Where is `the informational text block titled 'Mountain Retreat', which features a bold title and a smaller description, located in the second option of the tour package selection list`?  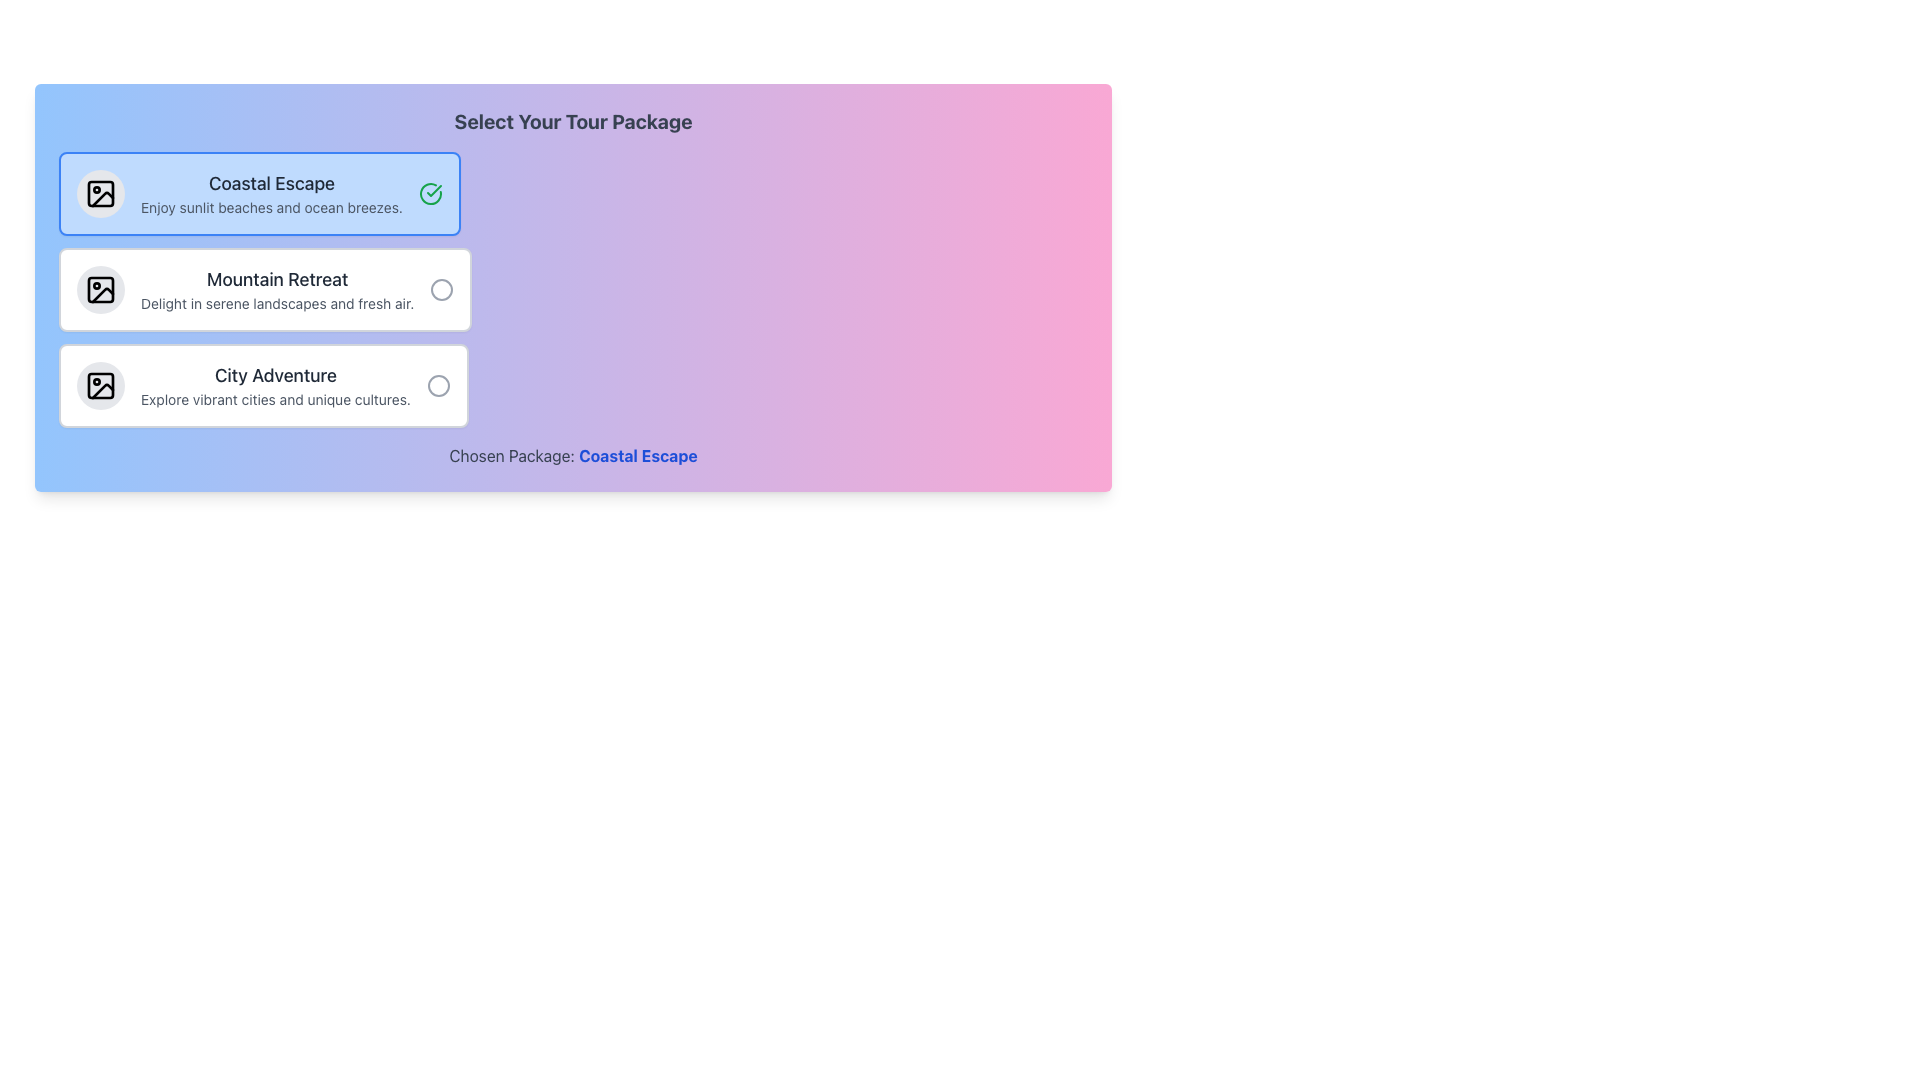
the informational text block titled 'Mountain Retreat', which features a bold title and a smaller description, located in the second option of the tour package selection list is located at coordinates (276, 289).